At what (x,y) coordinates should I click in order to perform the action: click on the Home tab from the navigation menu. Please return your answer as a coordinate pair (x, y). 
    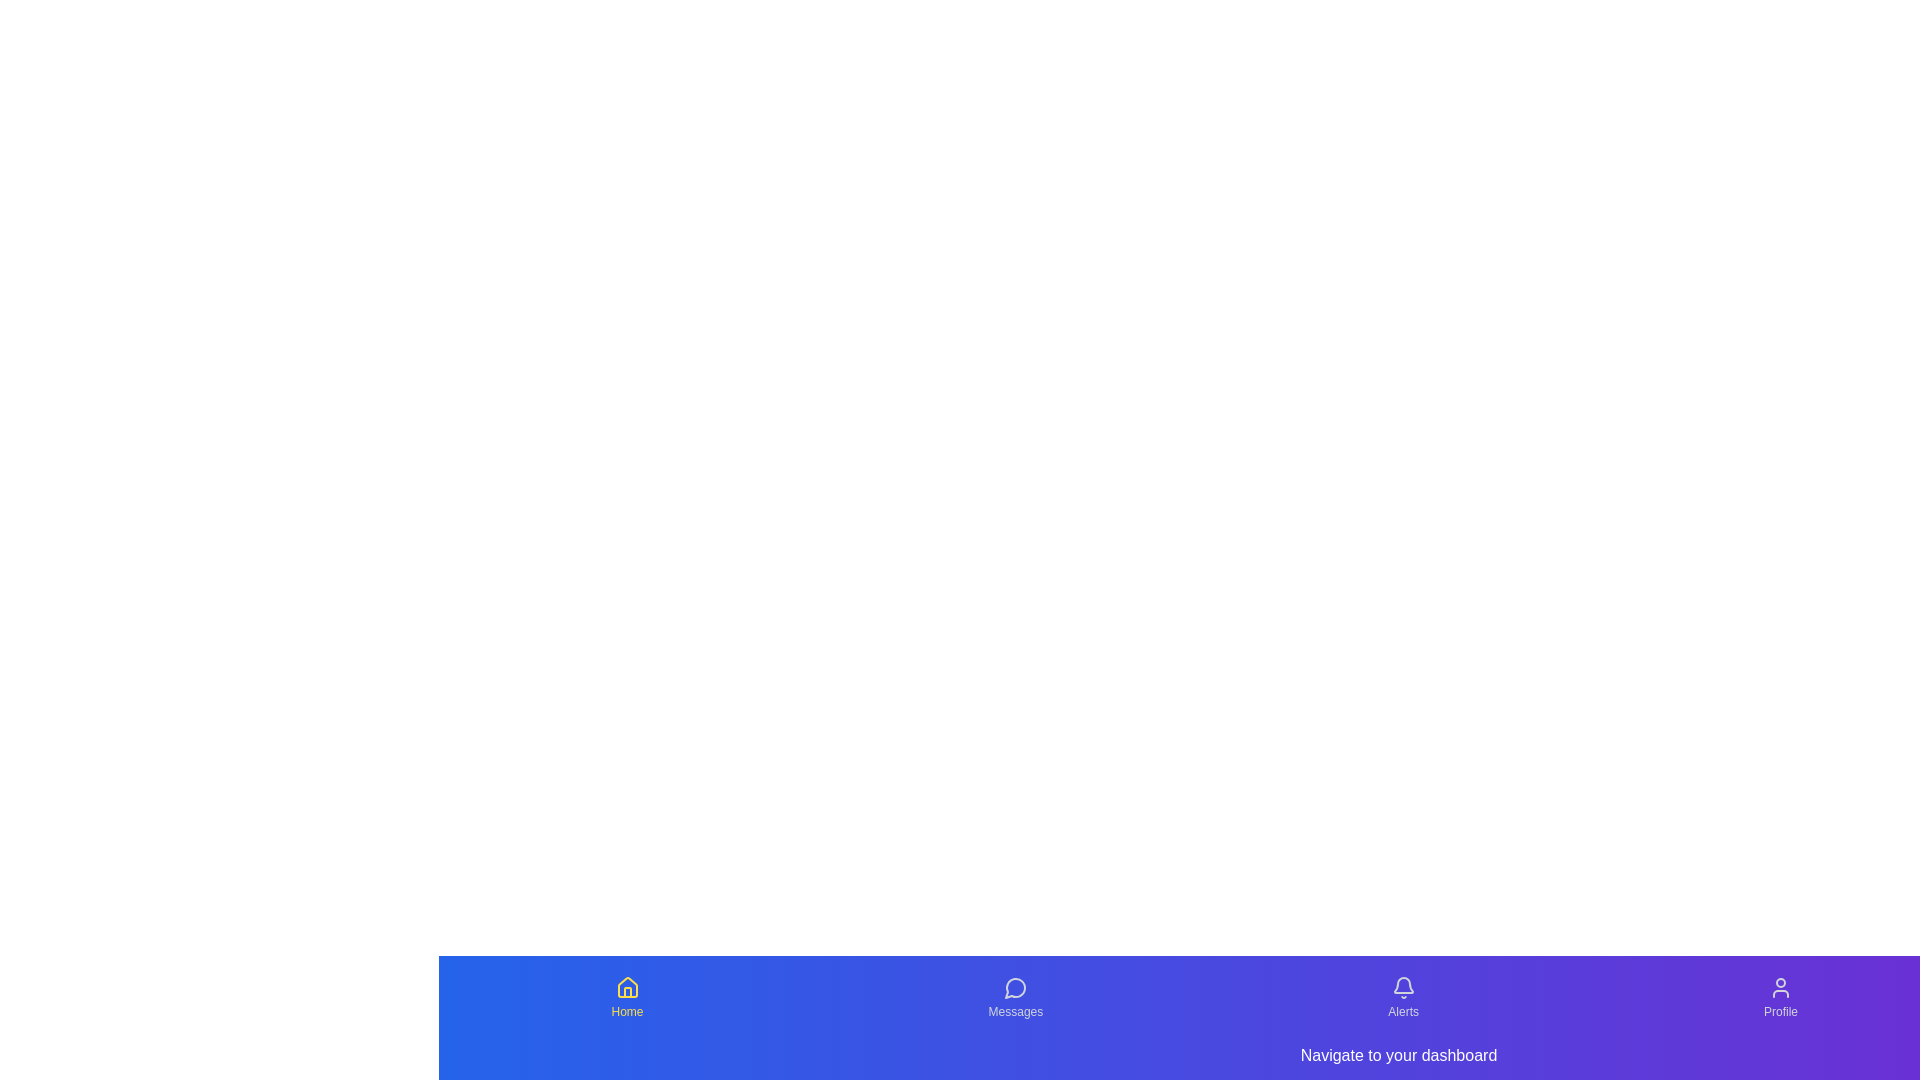
    Looking at the image, I should click on (626, 998).